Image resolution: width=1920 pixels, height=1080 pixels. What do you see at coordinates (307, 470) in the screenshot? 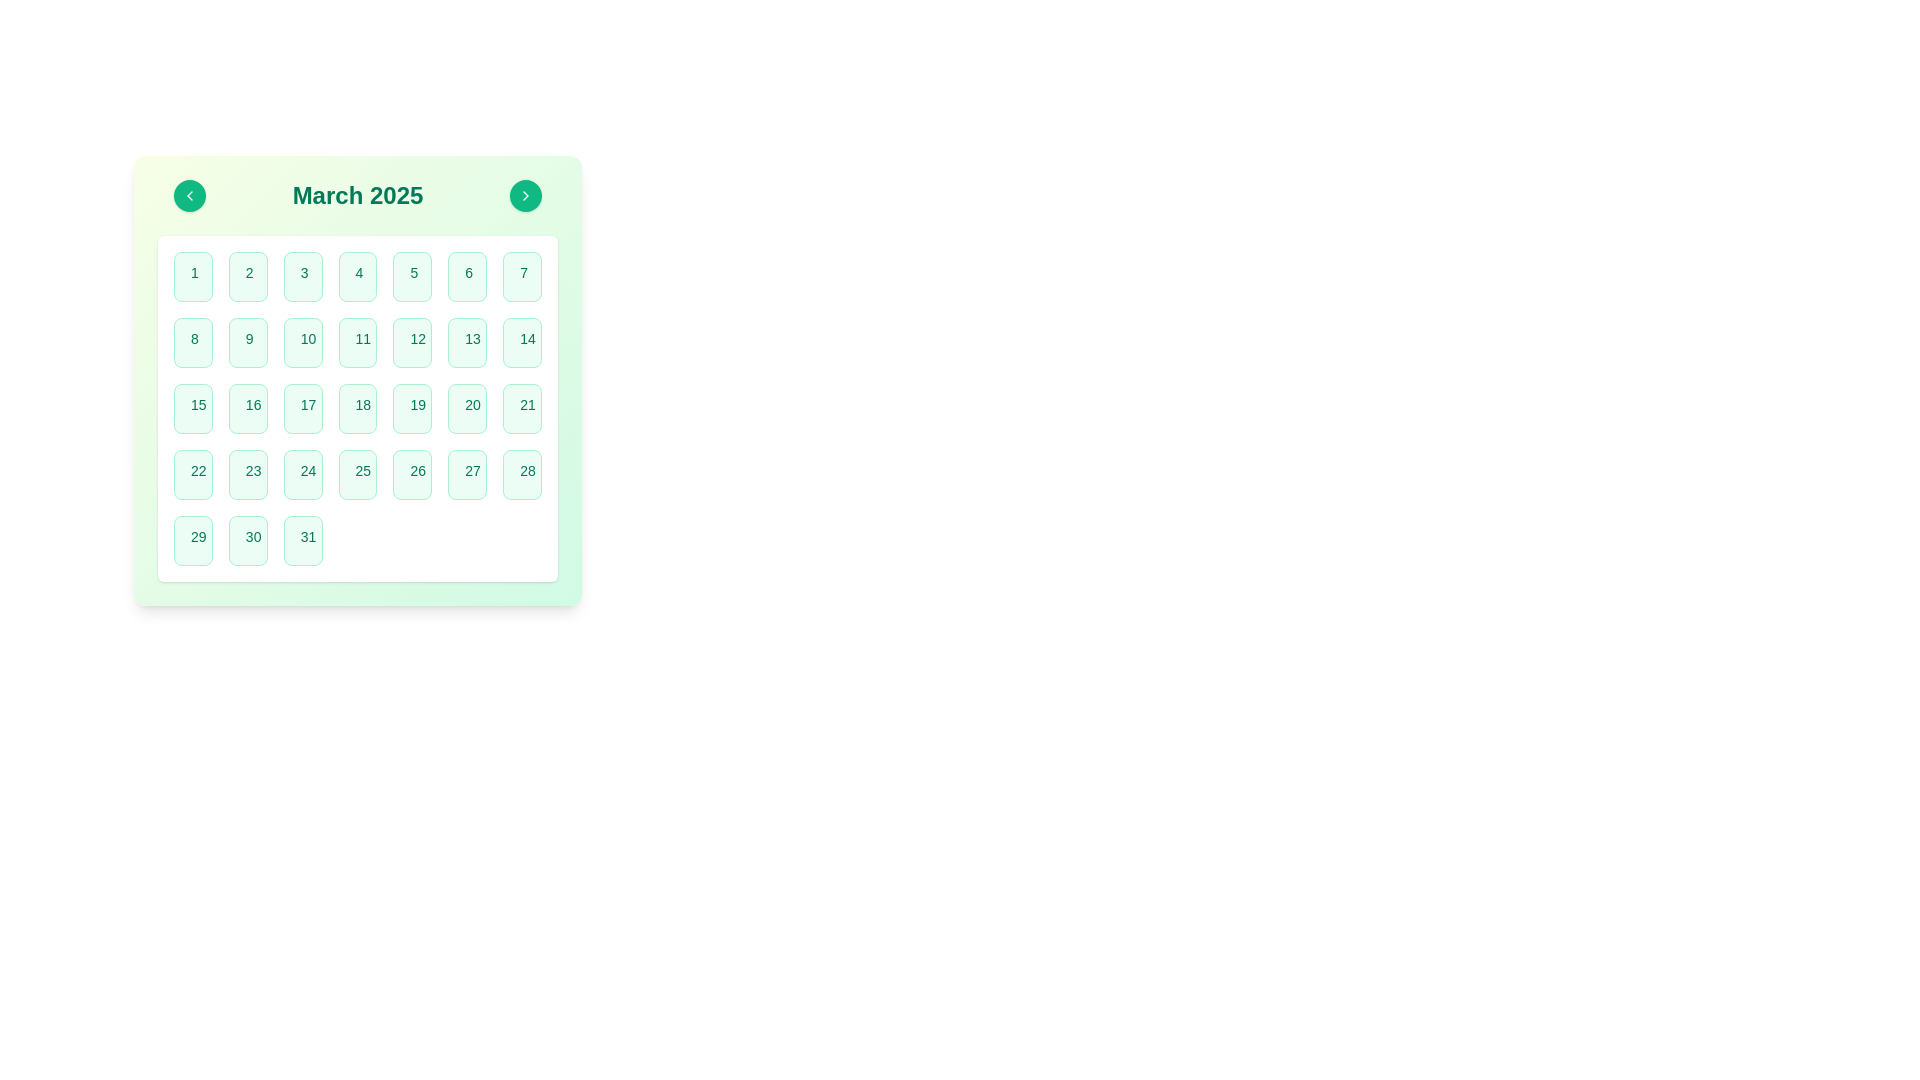
I see `the numeric text label representing the date '24' in the calendar interface, which is styled in a medium-sized emerald-700 font and has a light green rounded rectangular background` at bounding box center [307, 470].